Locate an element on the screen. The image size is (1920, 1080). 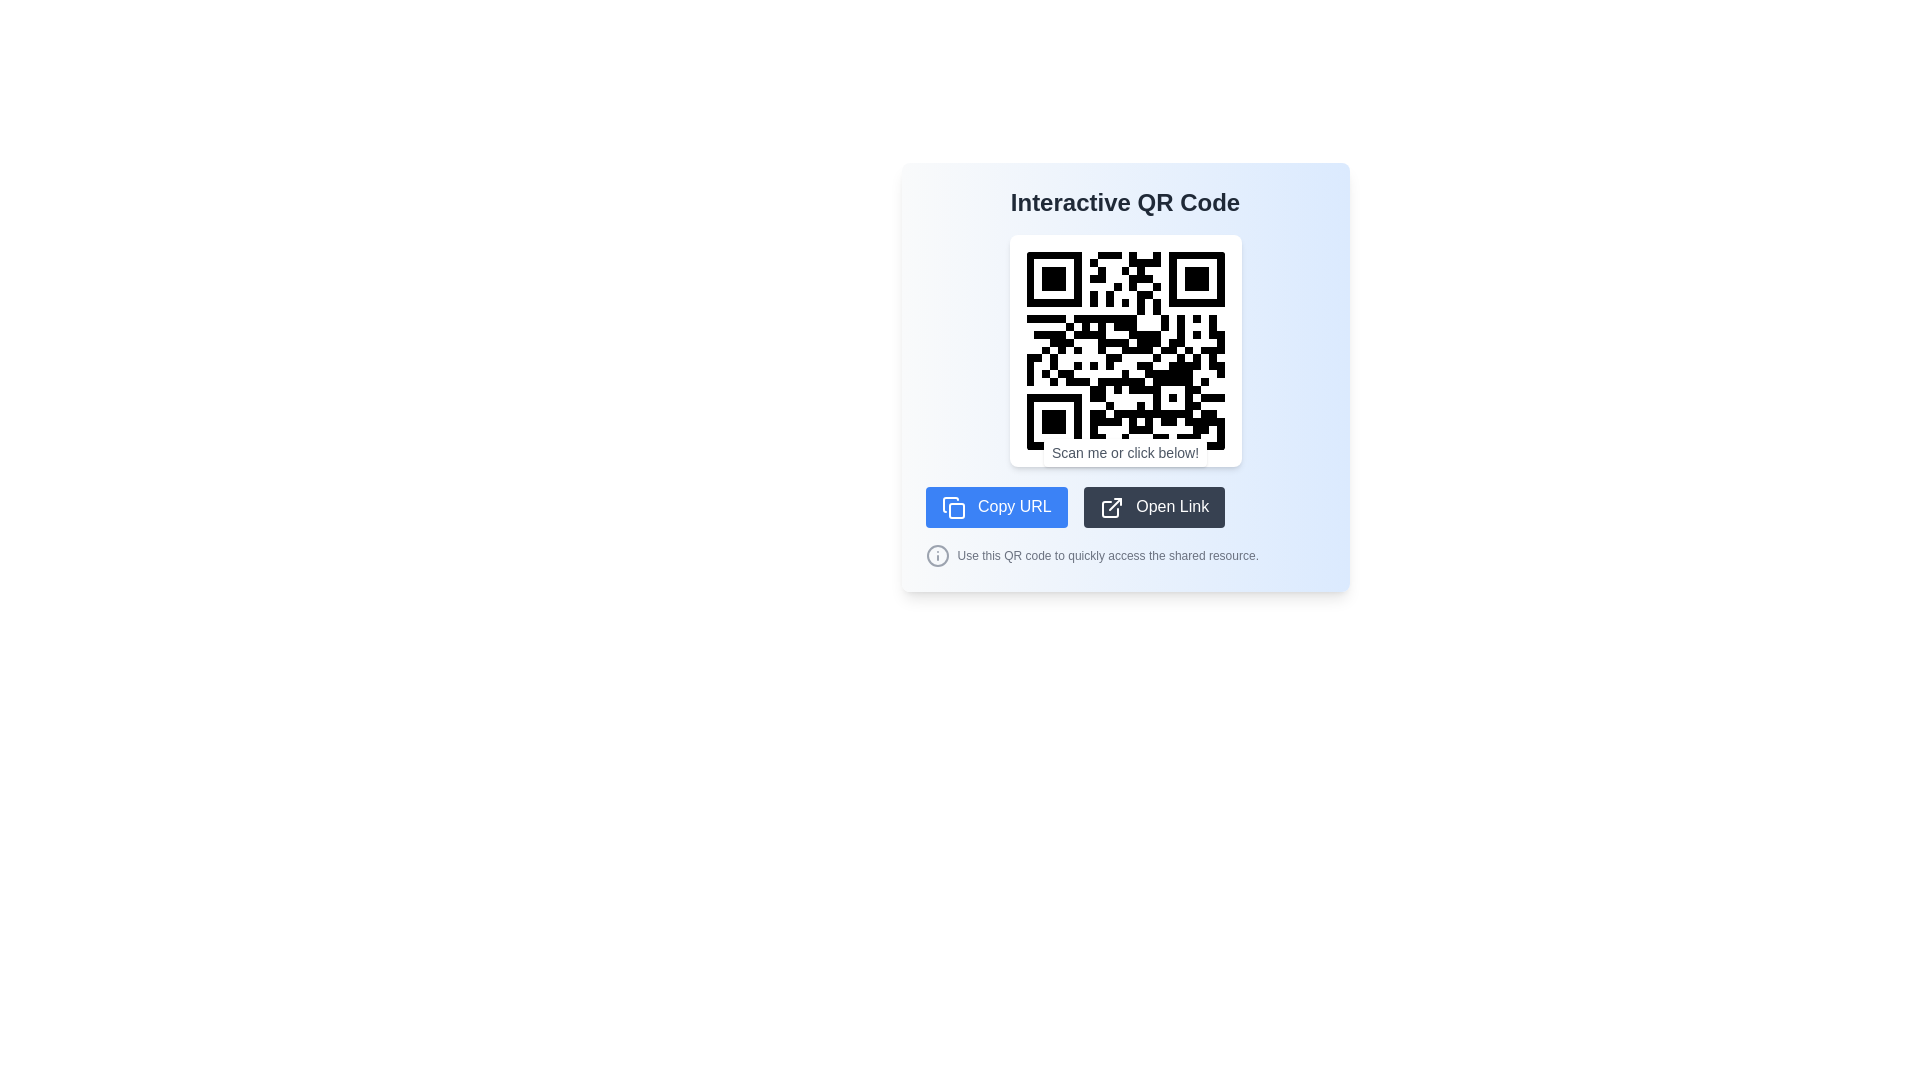
the informational label that reads 'Use this QR code to quickly access the shared resource.' located below the 'Copy URL' and 'Open Link' buttons is located at coordinates (1125, 555).